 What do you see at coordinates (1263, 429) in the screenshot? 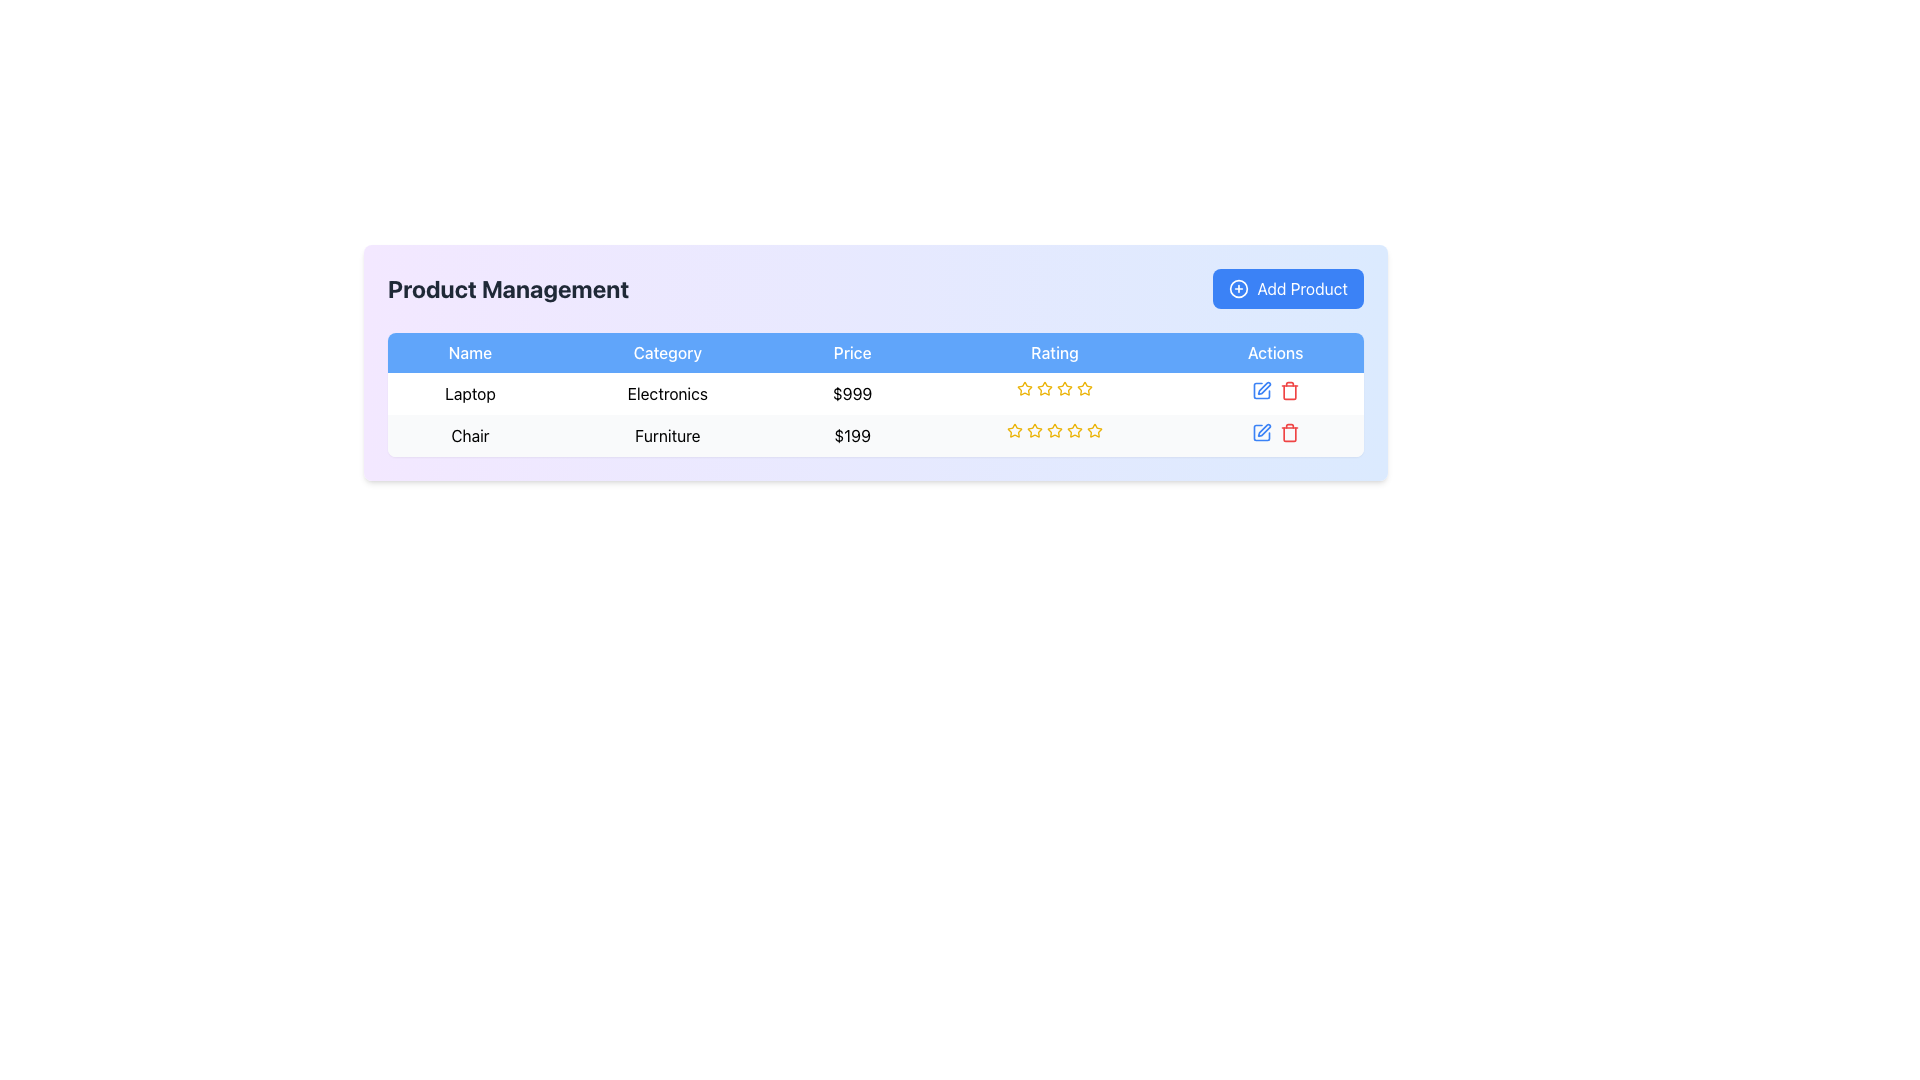
I see `the pen icon button located in the 'Actions' column of the second row in the product table` at bounding box center [1263, 429].